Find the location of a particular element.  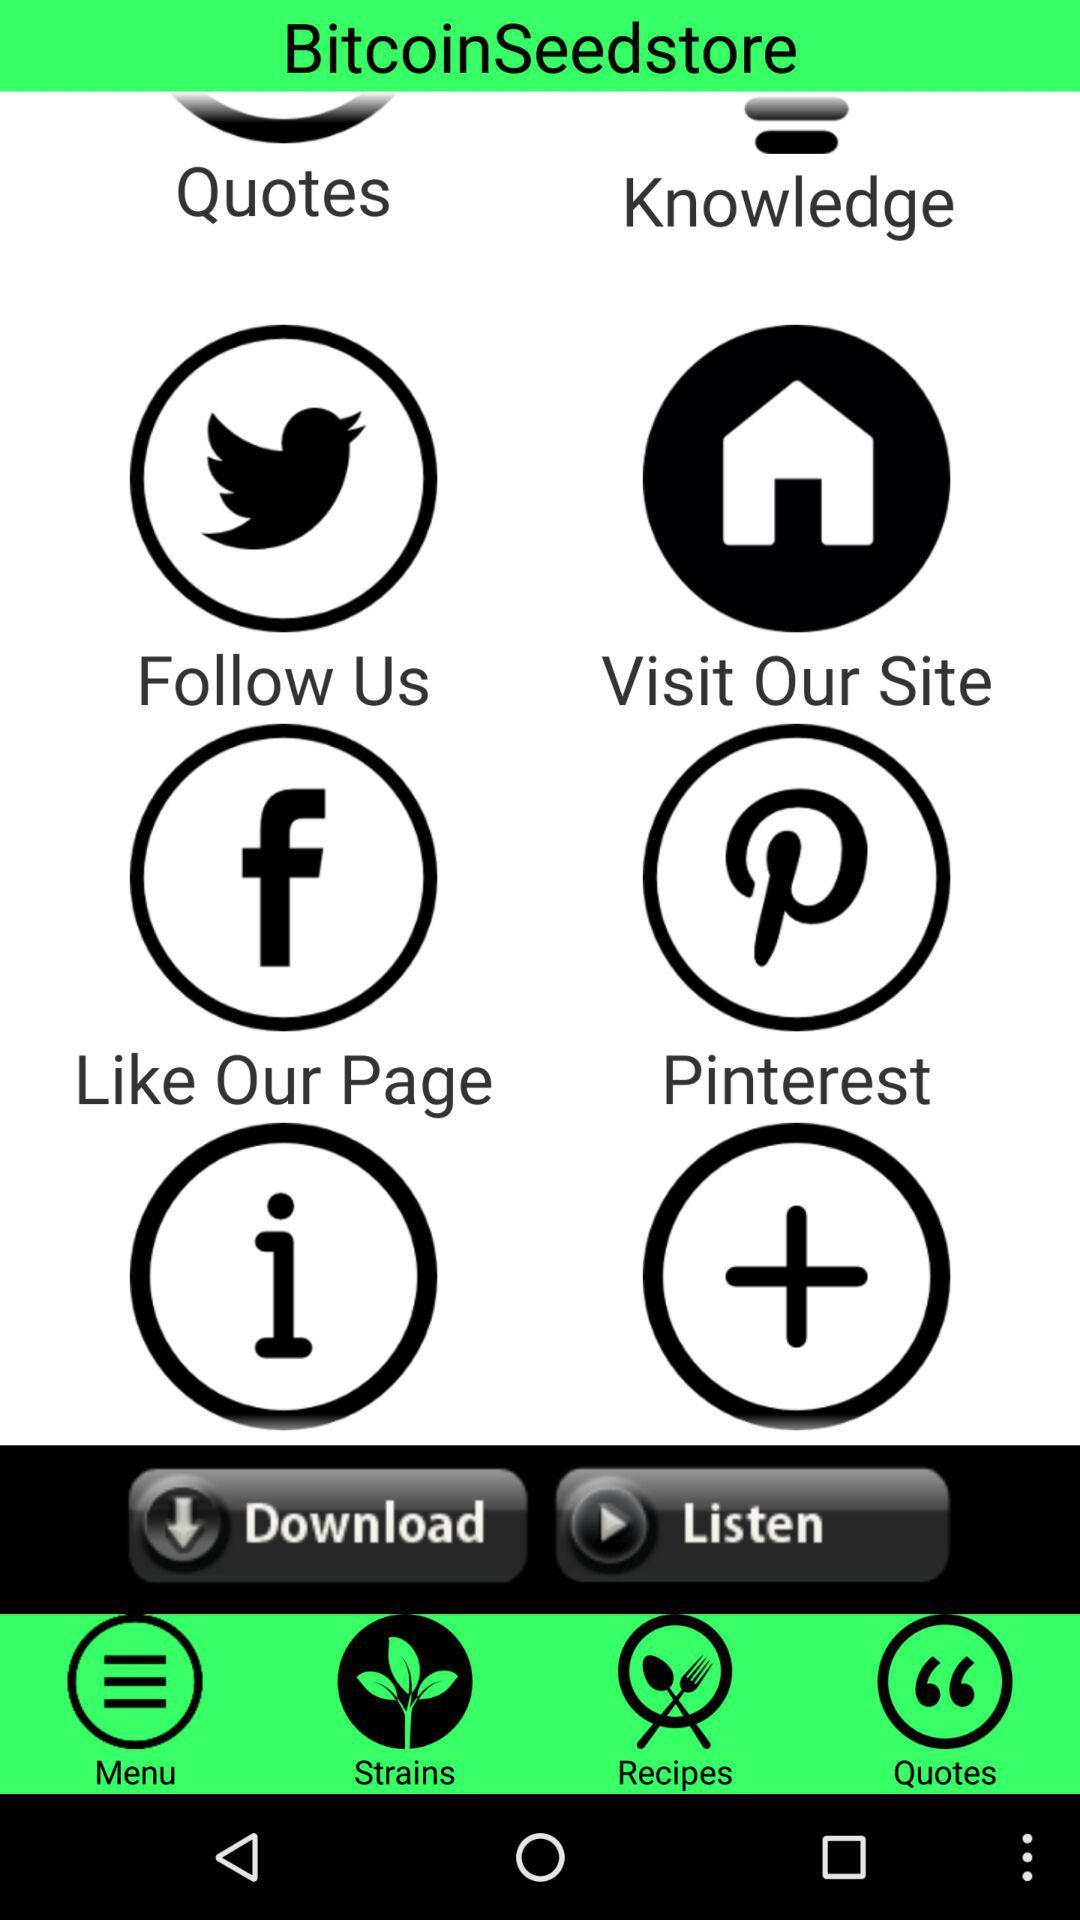

follow on twitter is located at coordinates (283, 477).